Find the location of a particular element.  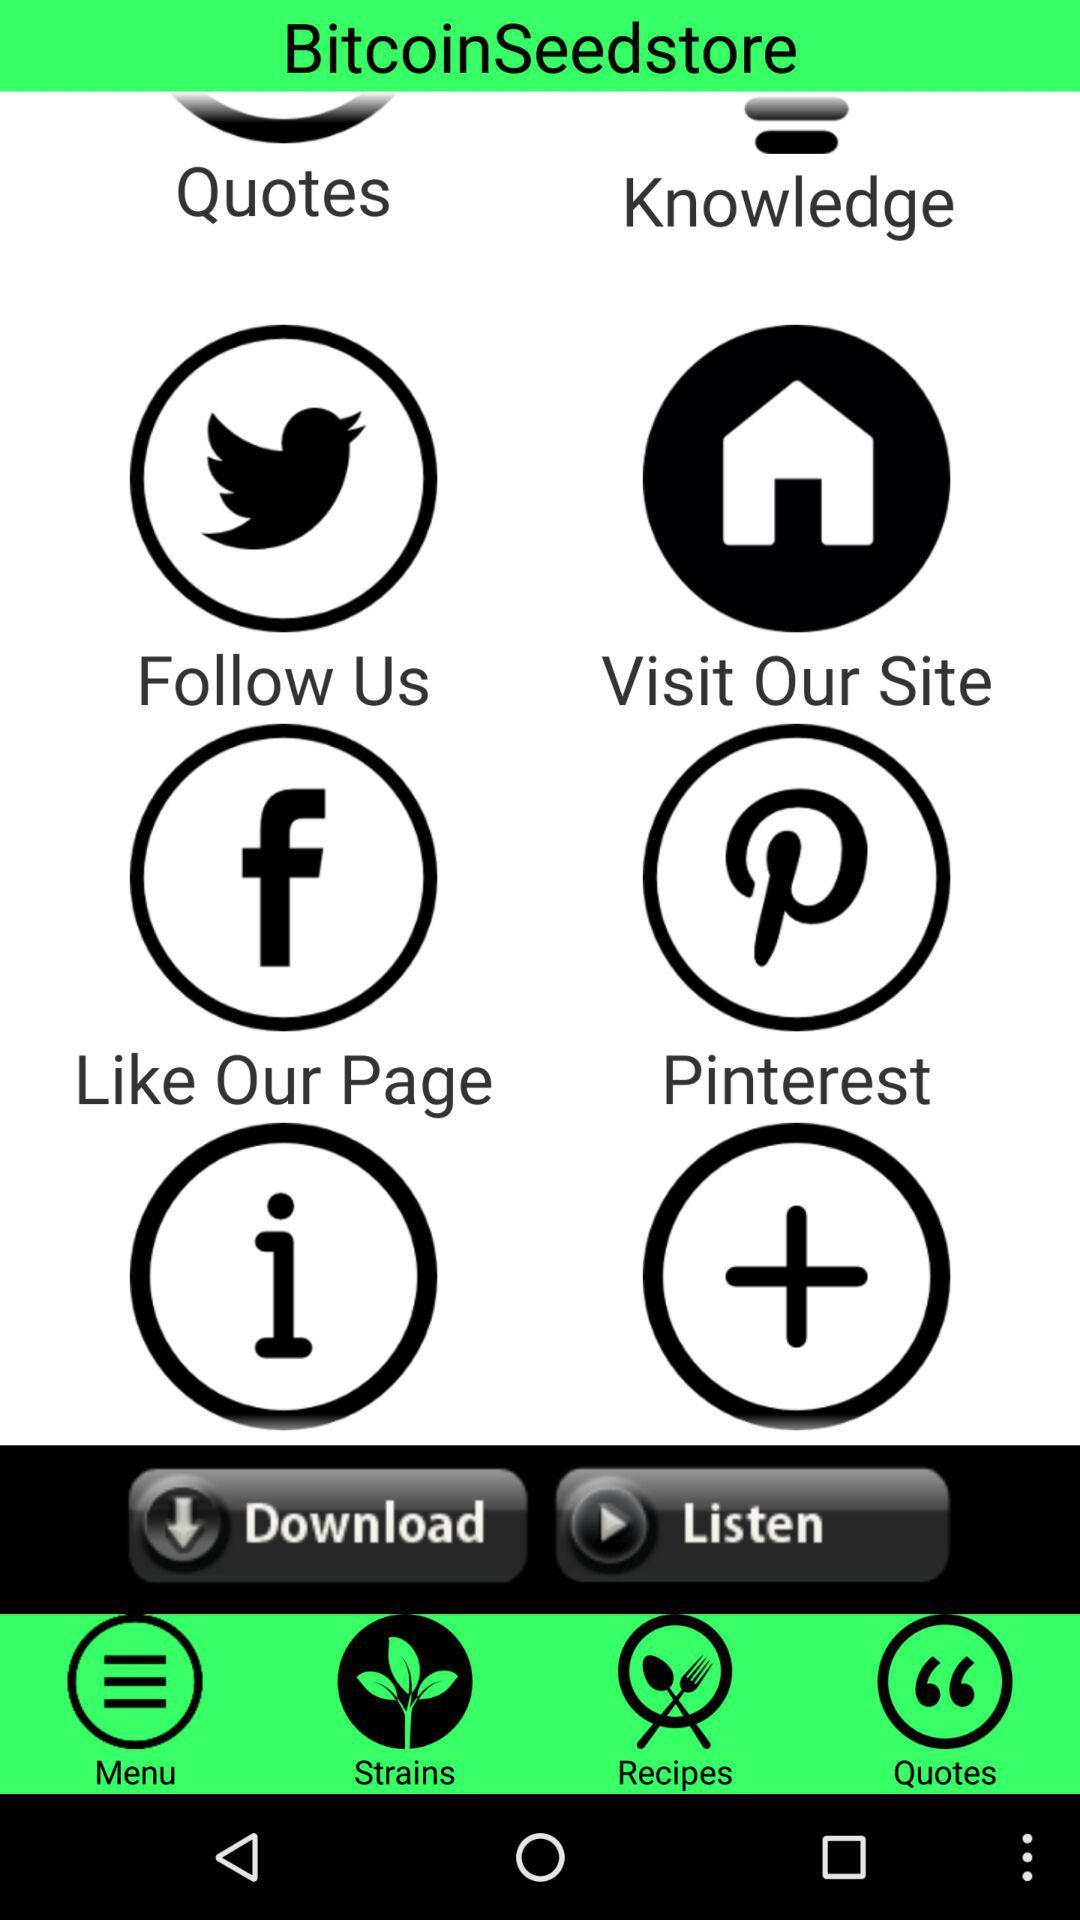

follow on twitter is located at coordinates (283, 477).